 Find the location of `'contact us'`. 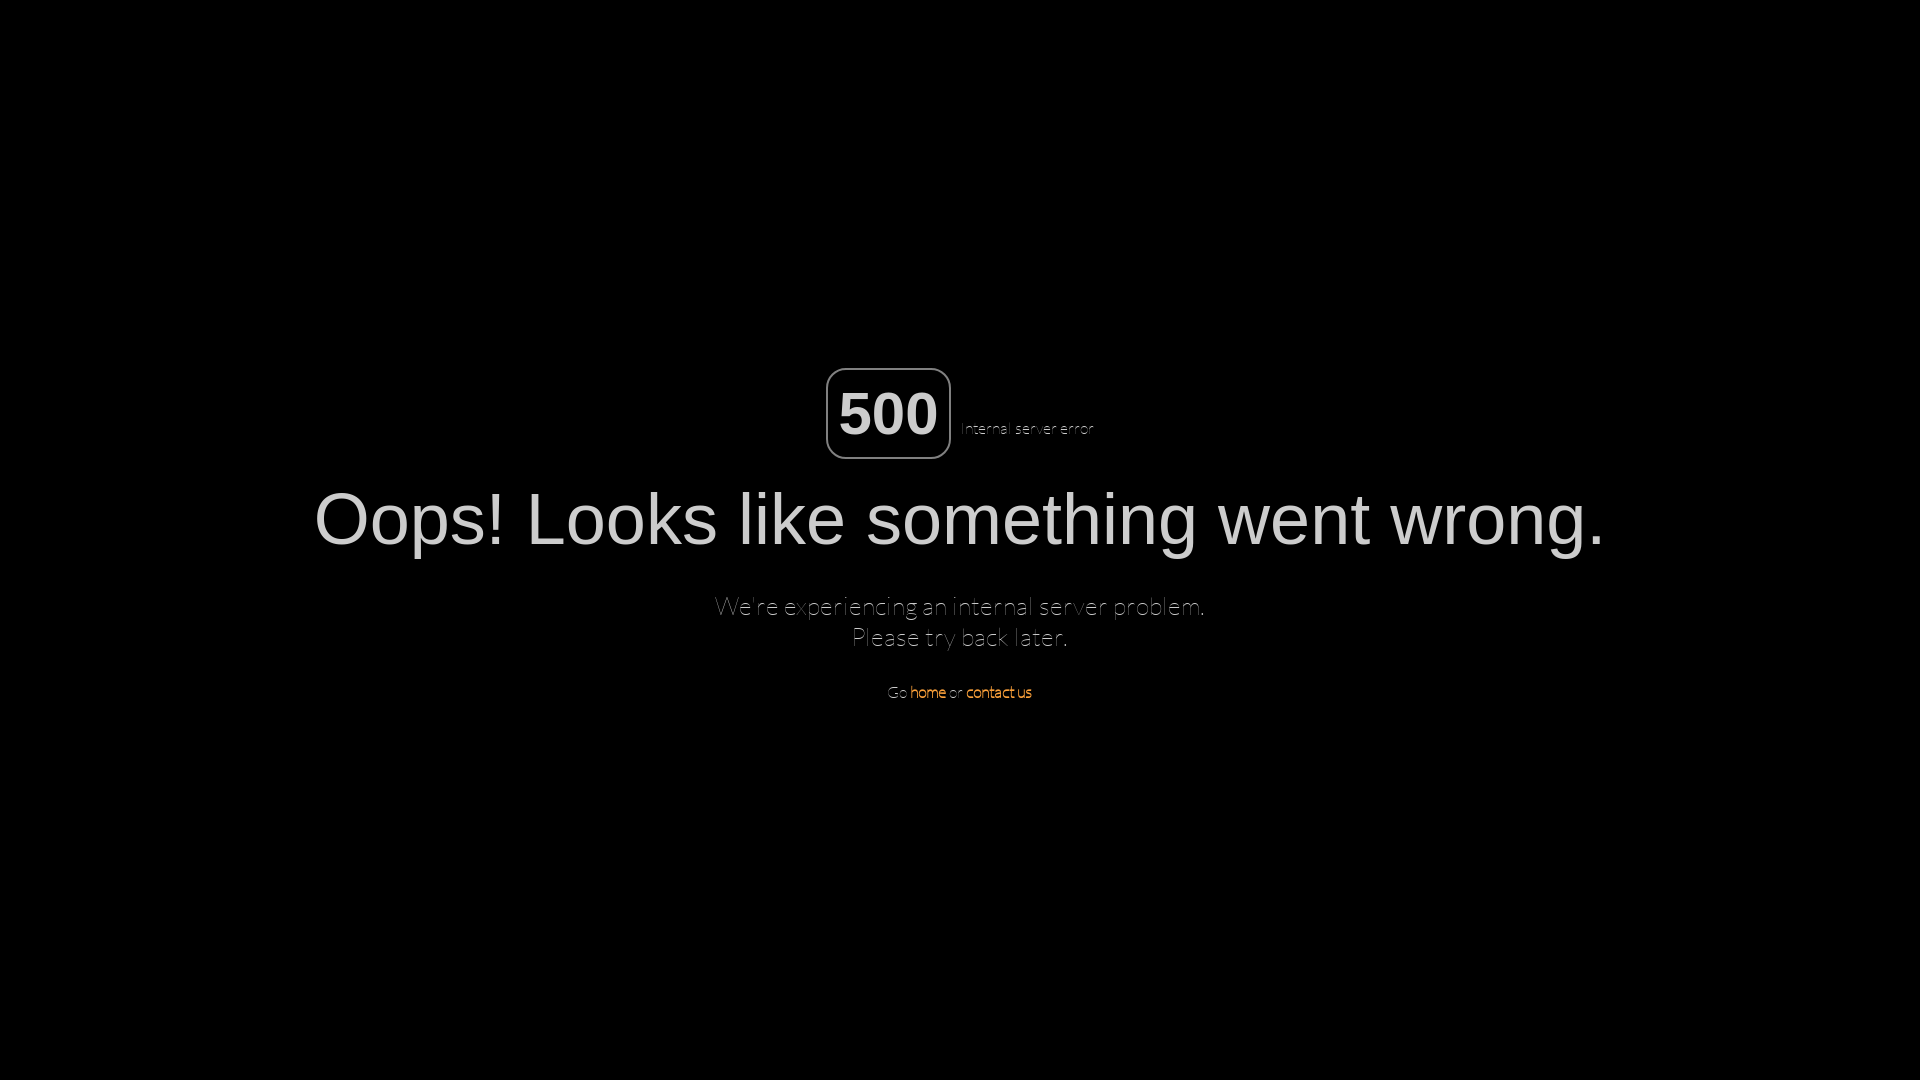

'contact us' is located at coordinates (998, 690).